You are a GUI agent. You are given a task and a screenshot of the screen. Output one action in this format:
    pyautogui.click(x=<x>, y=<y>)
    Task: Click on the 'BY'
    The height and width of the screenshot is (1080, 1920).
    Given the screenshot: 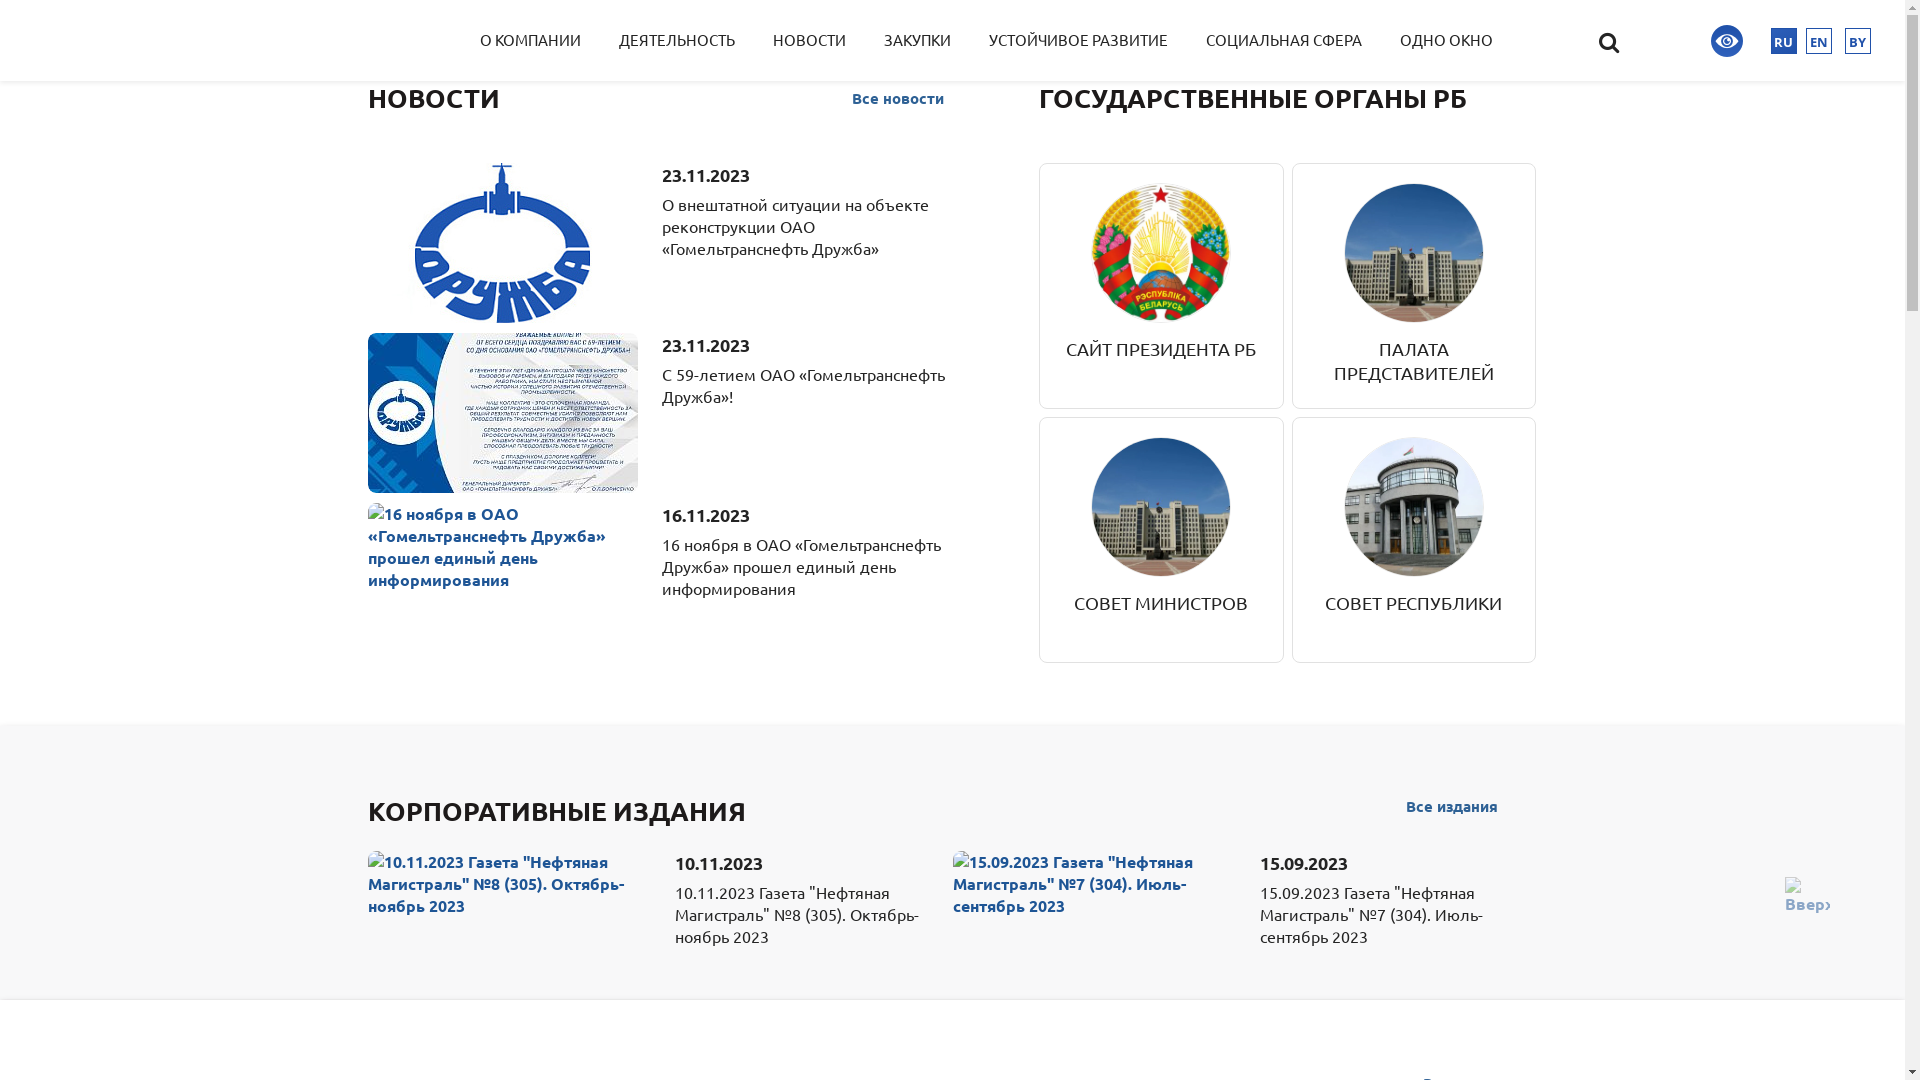 What is the action you would take?
    pyautogui.click(x=1856, y=41)
    